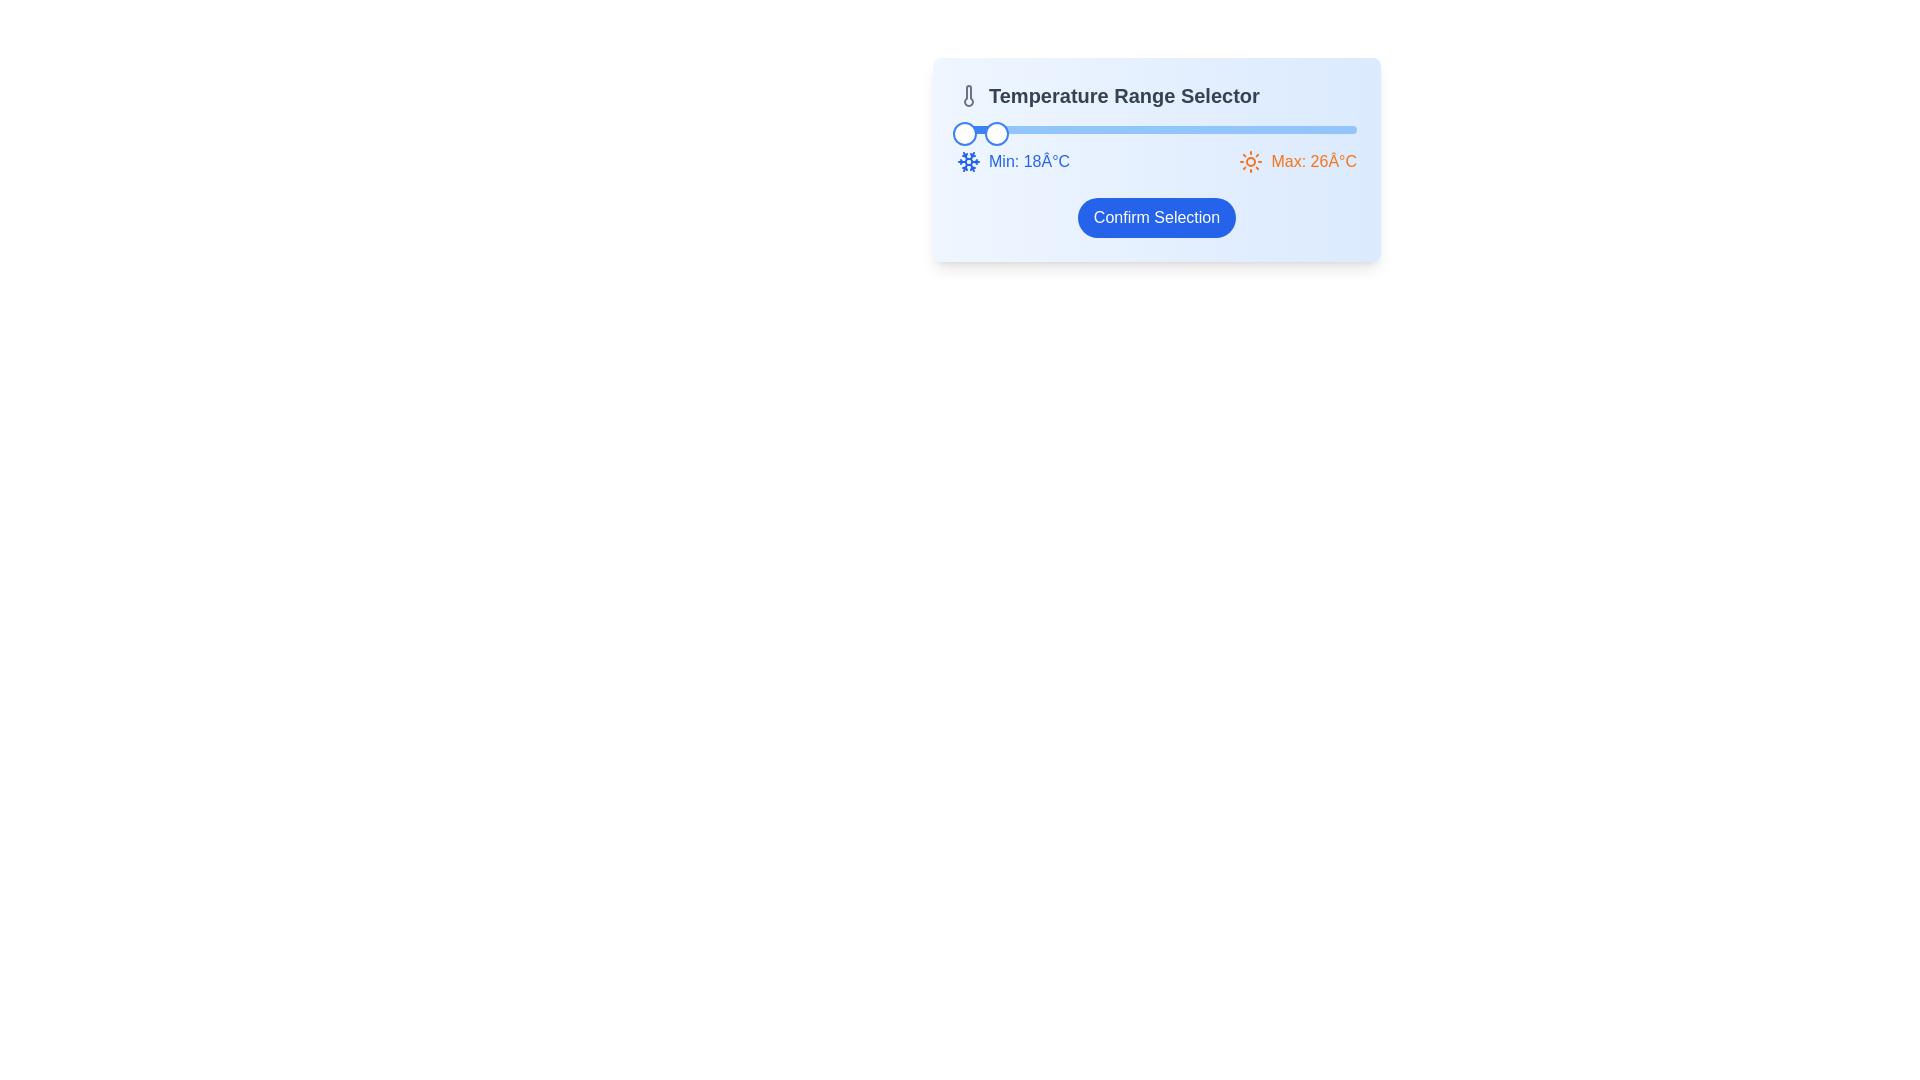 This screenshot has width=1920, height=1080. Describe the element at coordinates (969, 96) in the screenshot. I see `the decorative or informational icon located at the top-left corner of the card component, adjacent to the title text 'Temperature Range Selector'` at that location.